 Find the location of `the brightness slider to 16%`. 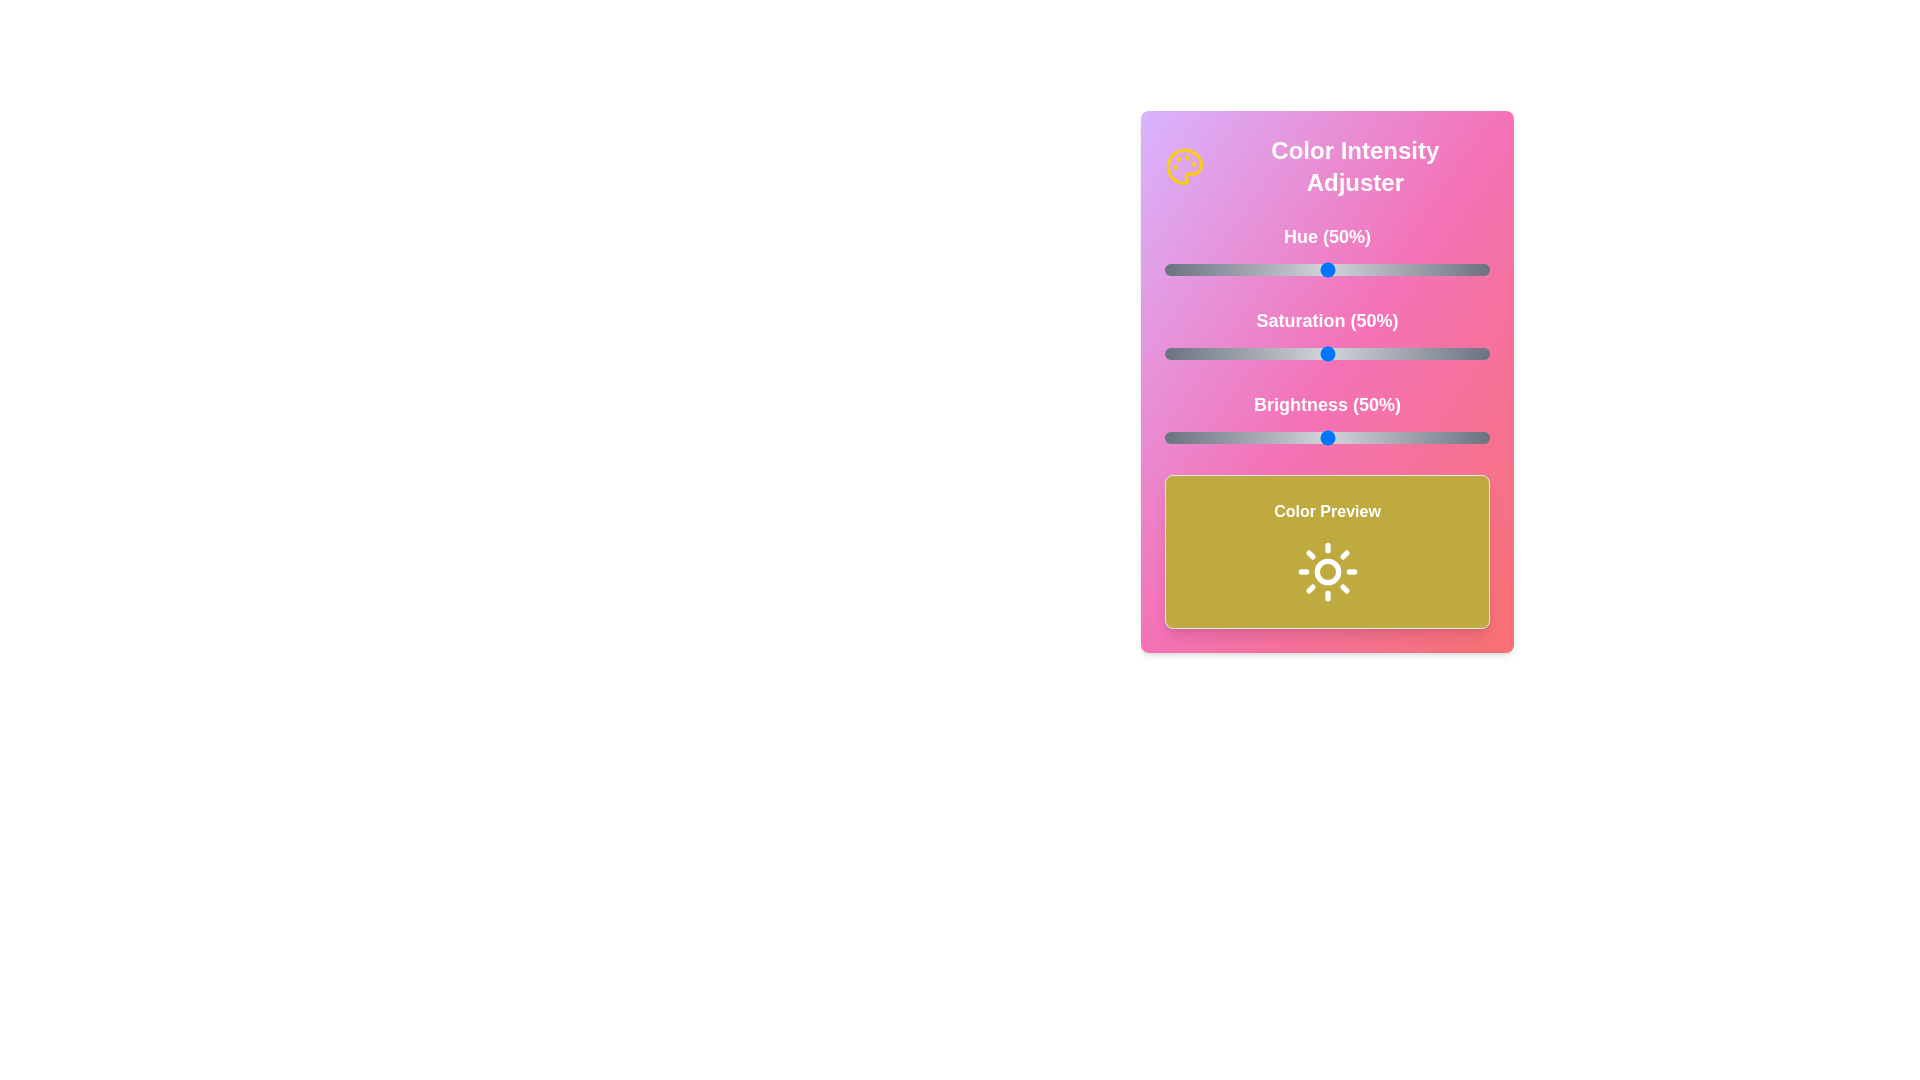

the brightness slider to 16% is located at coordinates (1216, 437).